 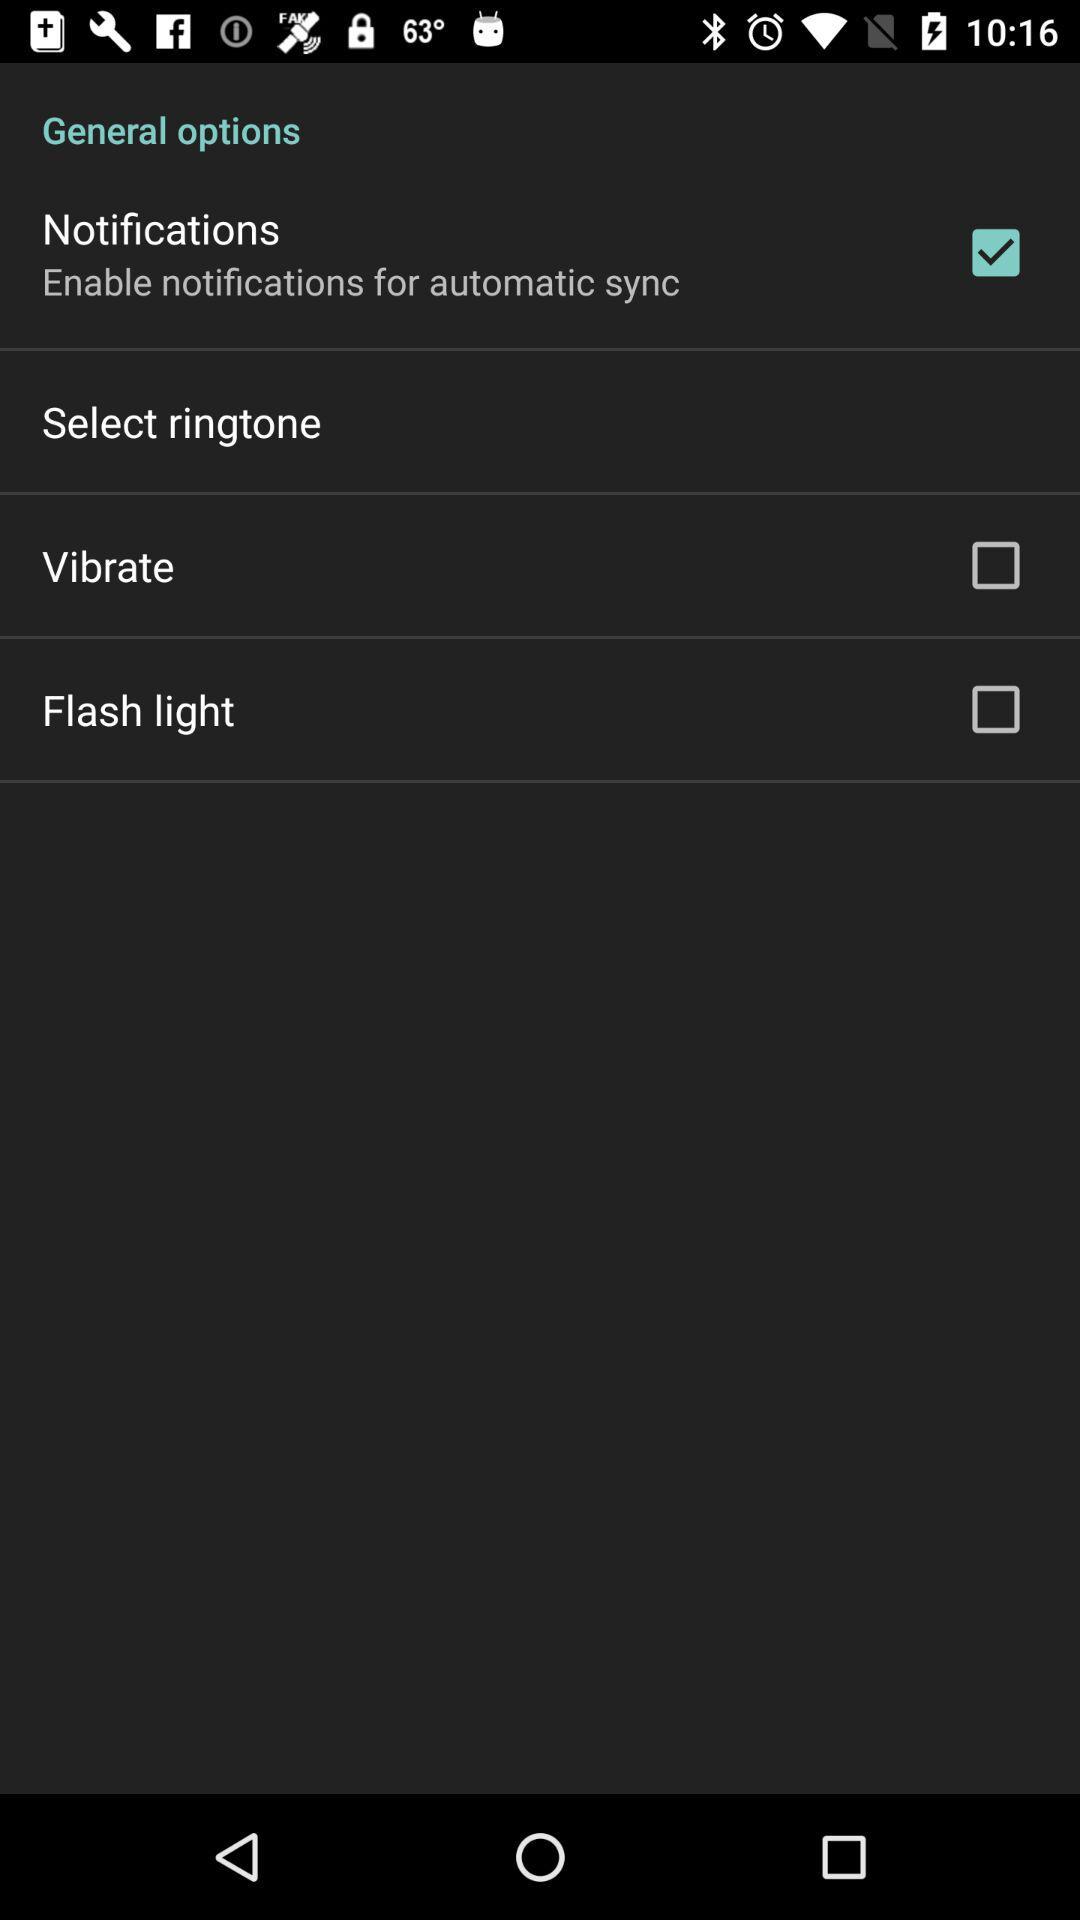 What do you see at coordinates (137, 709) in the screenshot?
I see `flash light item` at bounding box center [137, 709].